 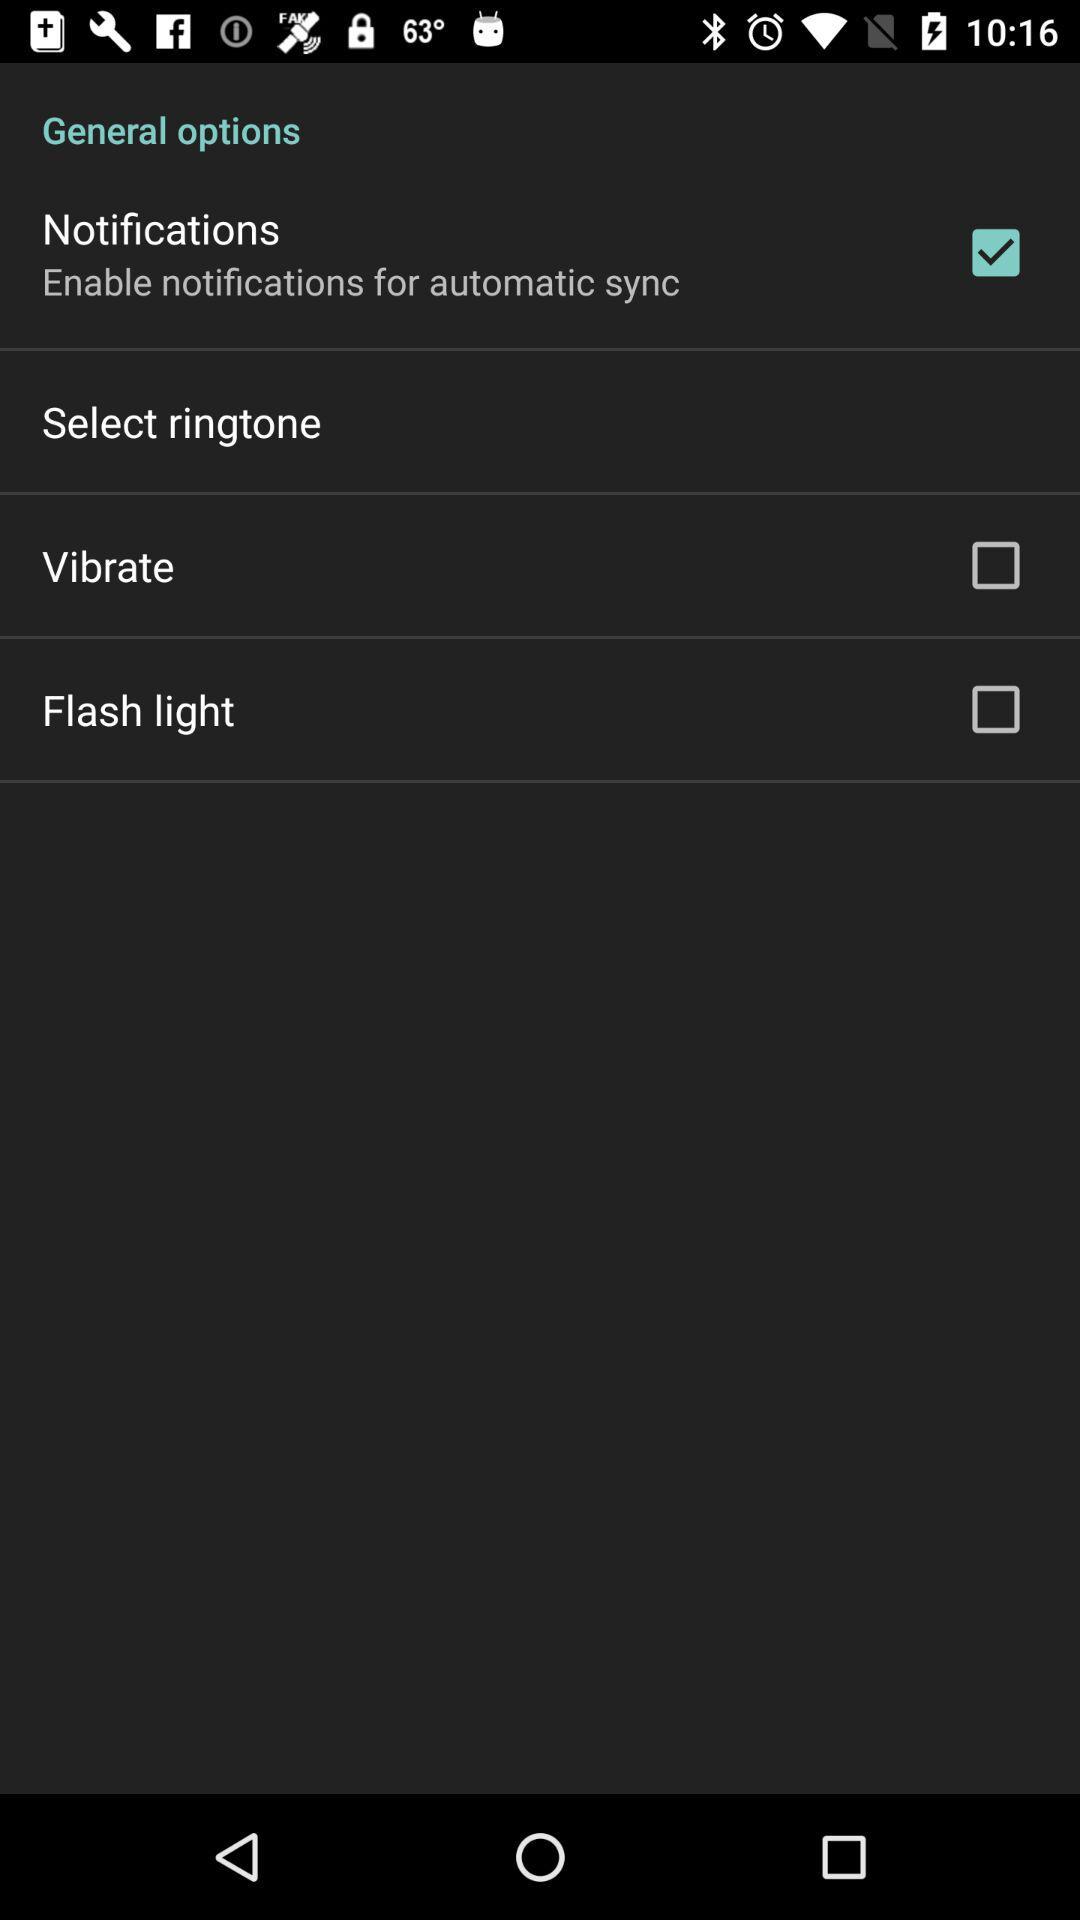 What do you see at coordinates (137, 709) in the screenshot?
I see `flash light item` at bounding box center [137, 709].